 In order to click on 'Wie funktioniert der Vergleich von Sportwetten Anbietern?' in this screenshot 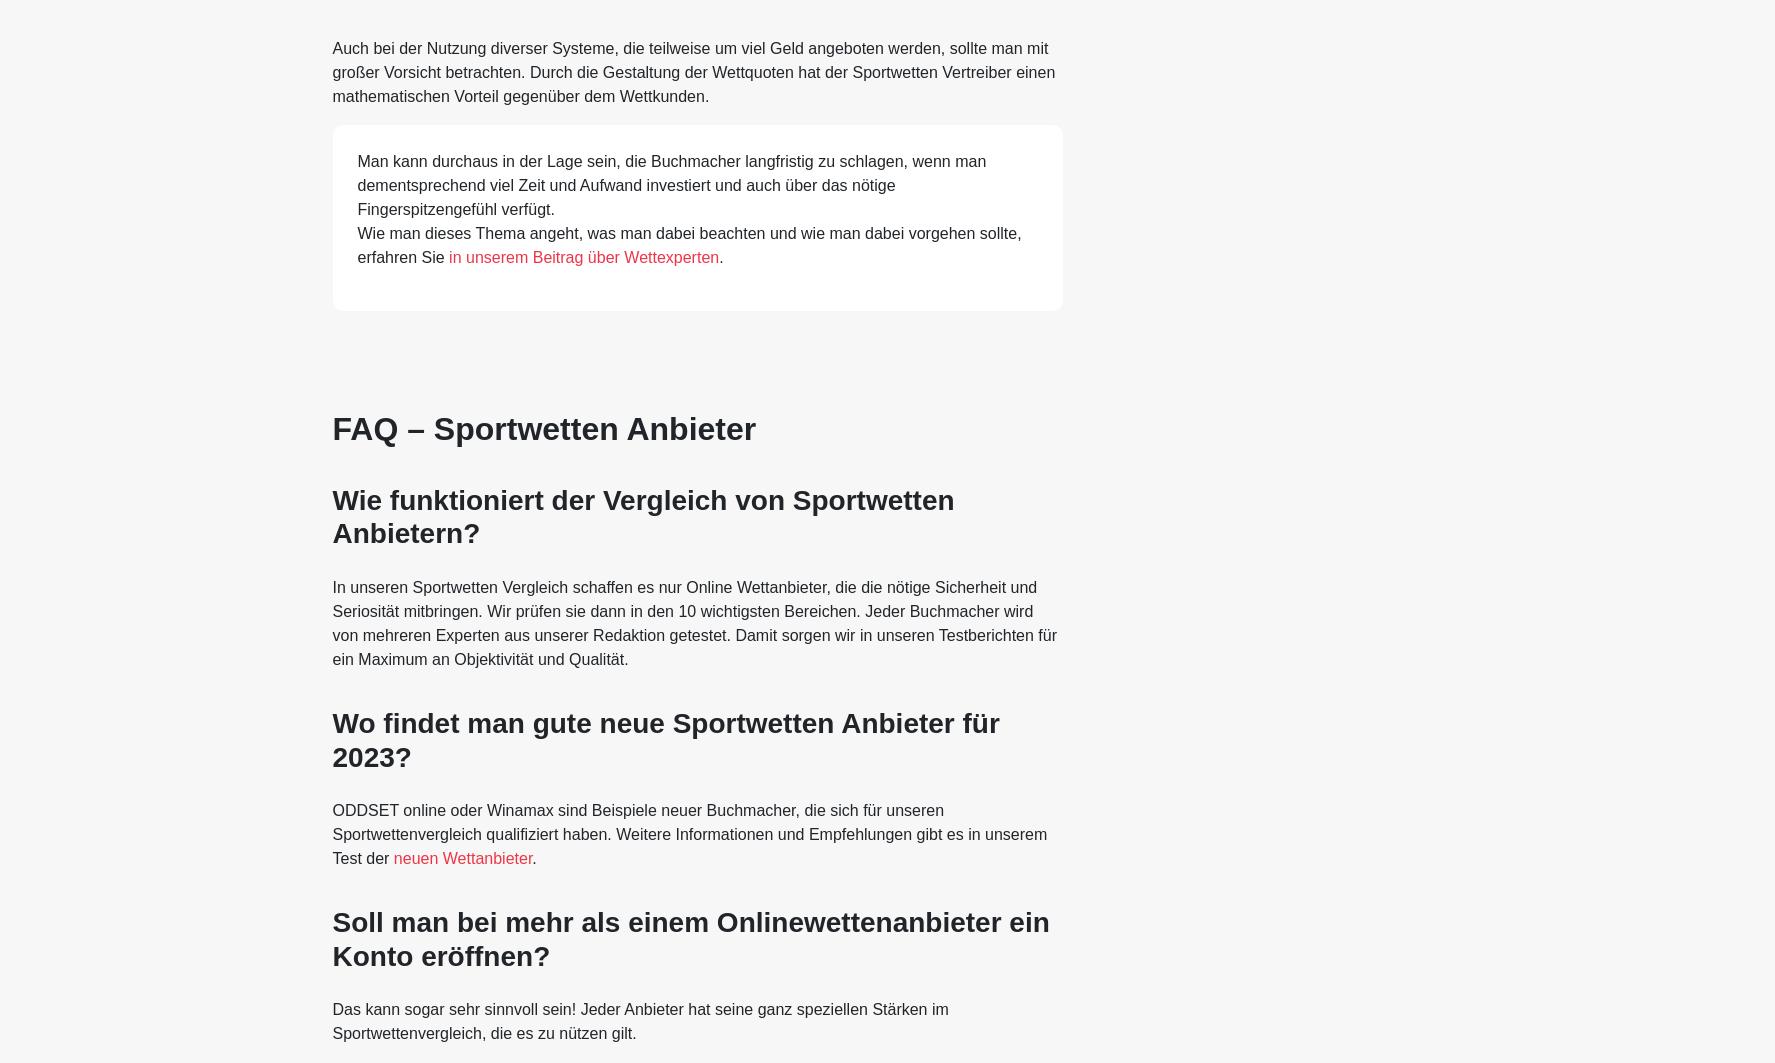, I will do `click(643, 516)`.